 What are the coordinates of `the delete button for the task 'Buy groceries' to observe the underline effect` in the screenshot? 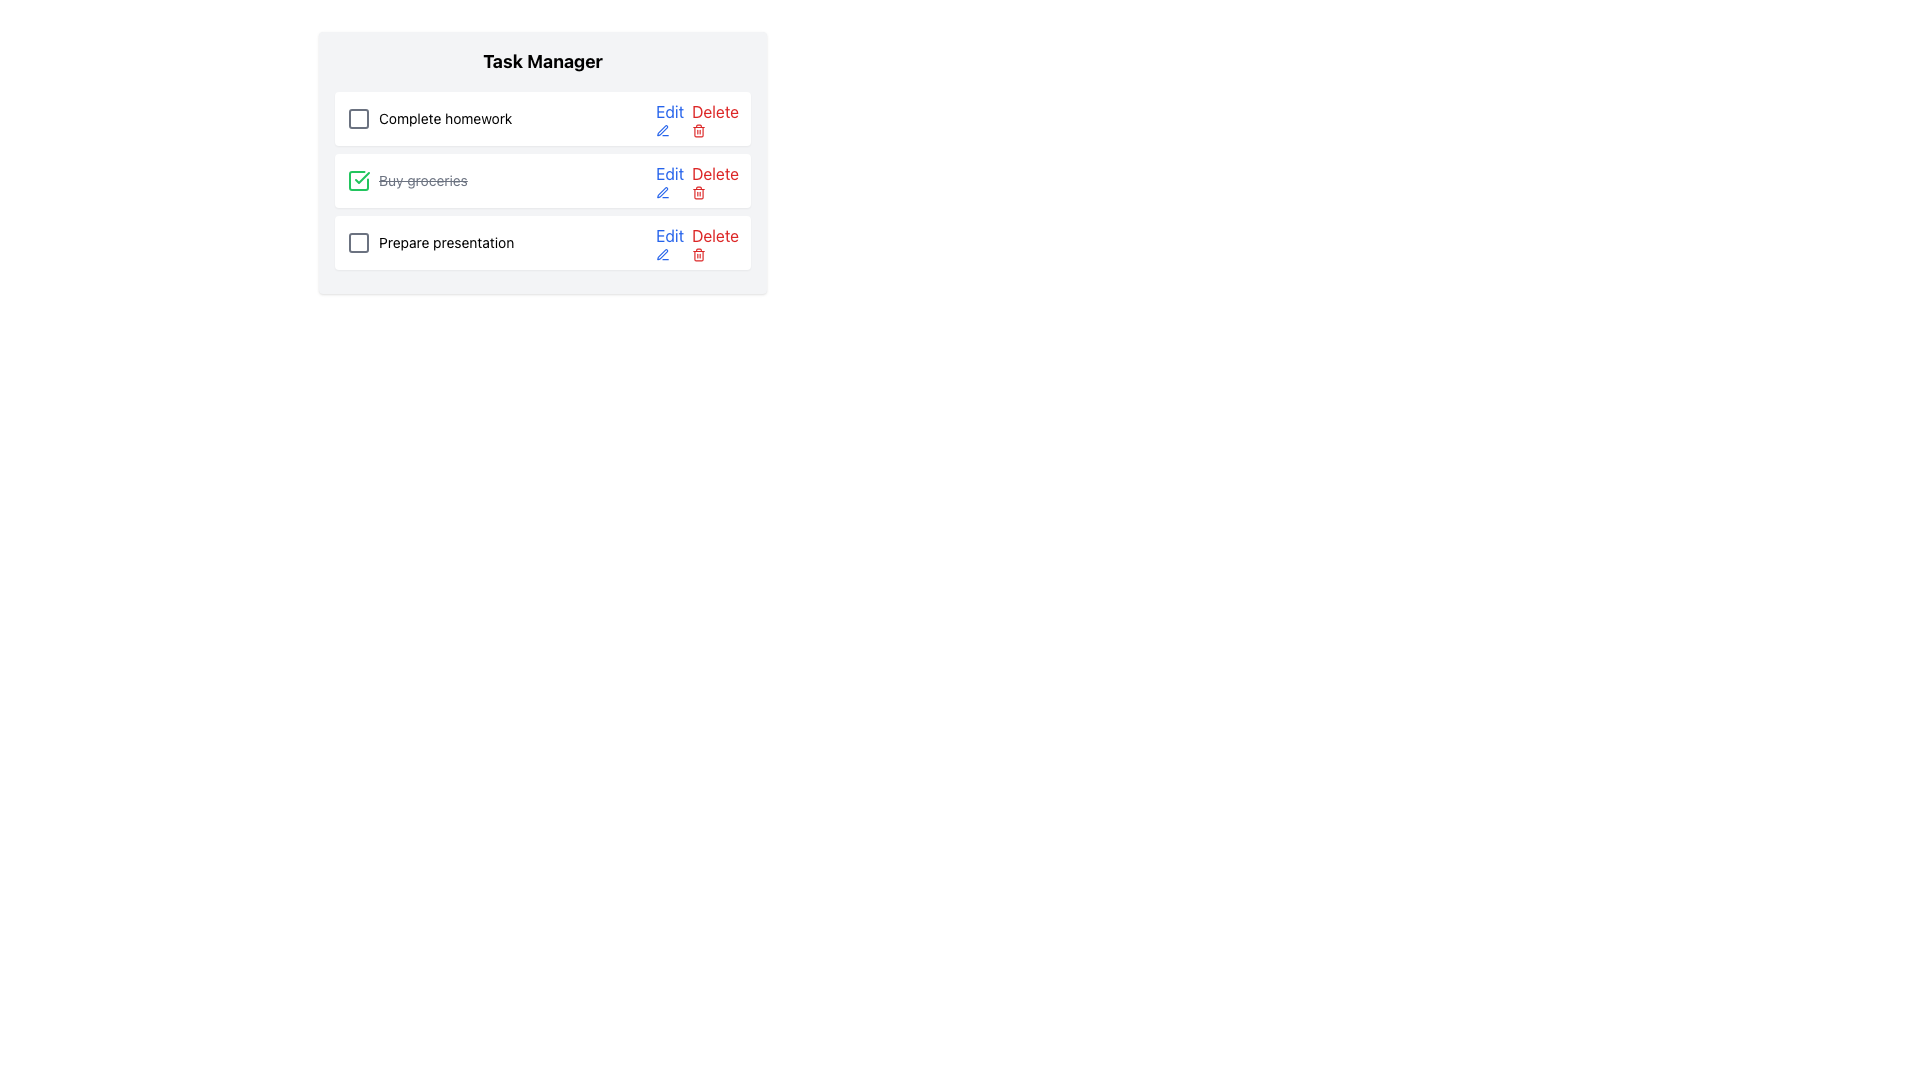 It's located at (715, 181).